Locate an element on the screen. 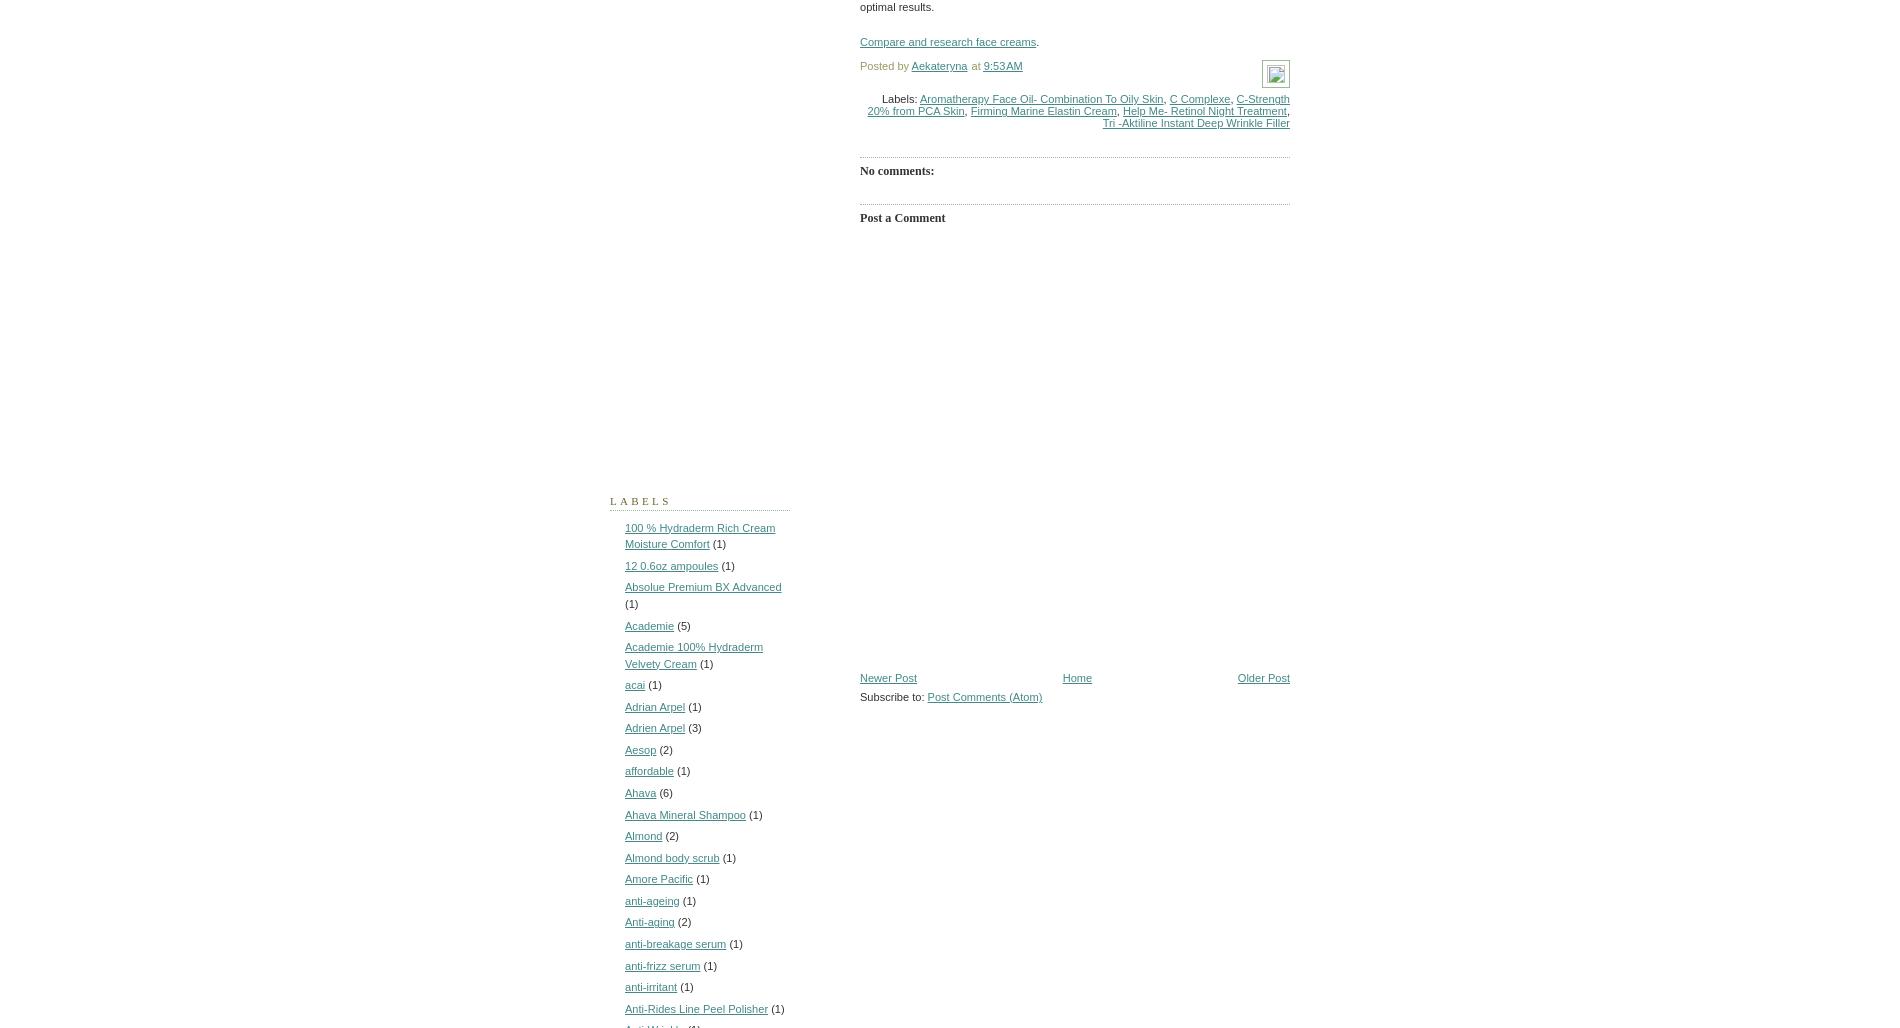  '.' is located at coordinates (1036, 42).